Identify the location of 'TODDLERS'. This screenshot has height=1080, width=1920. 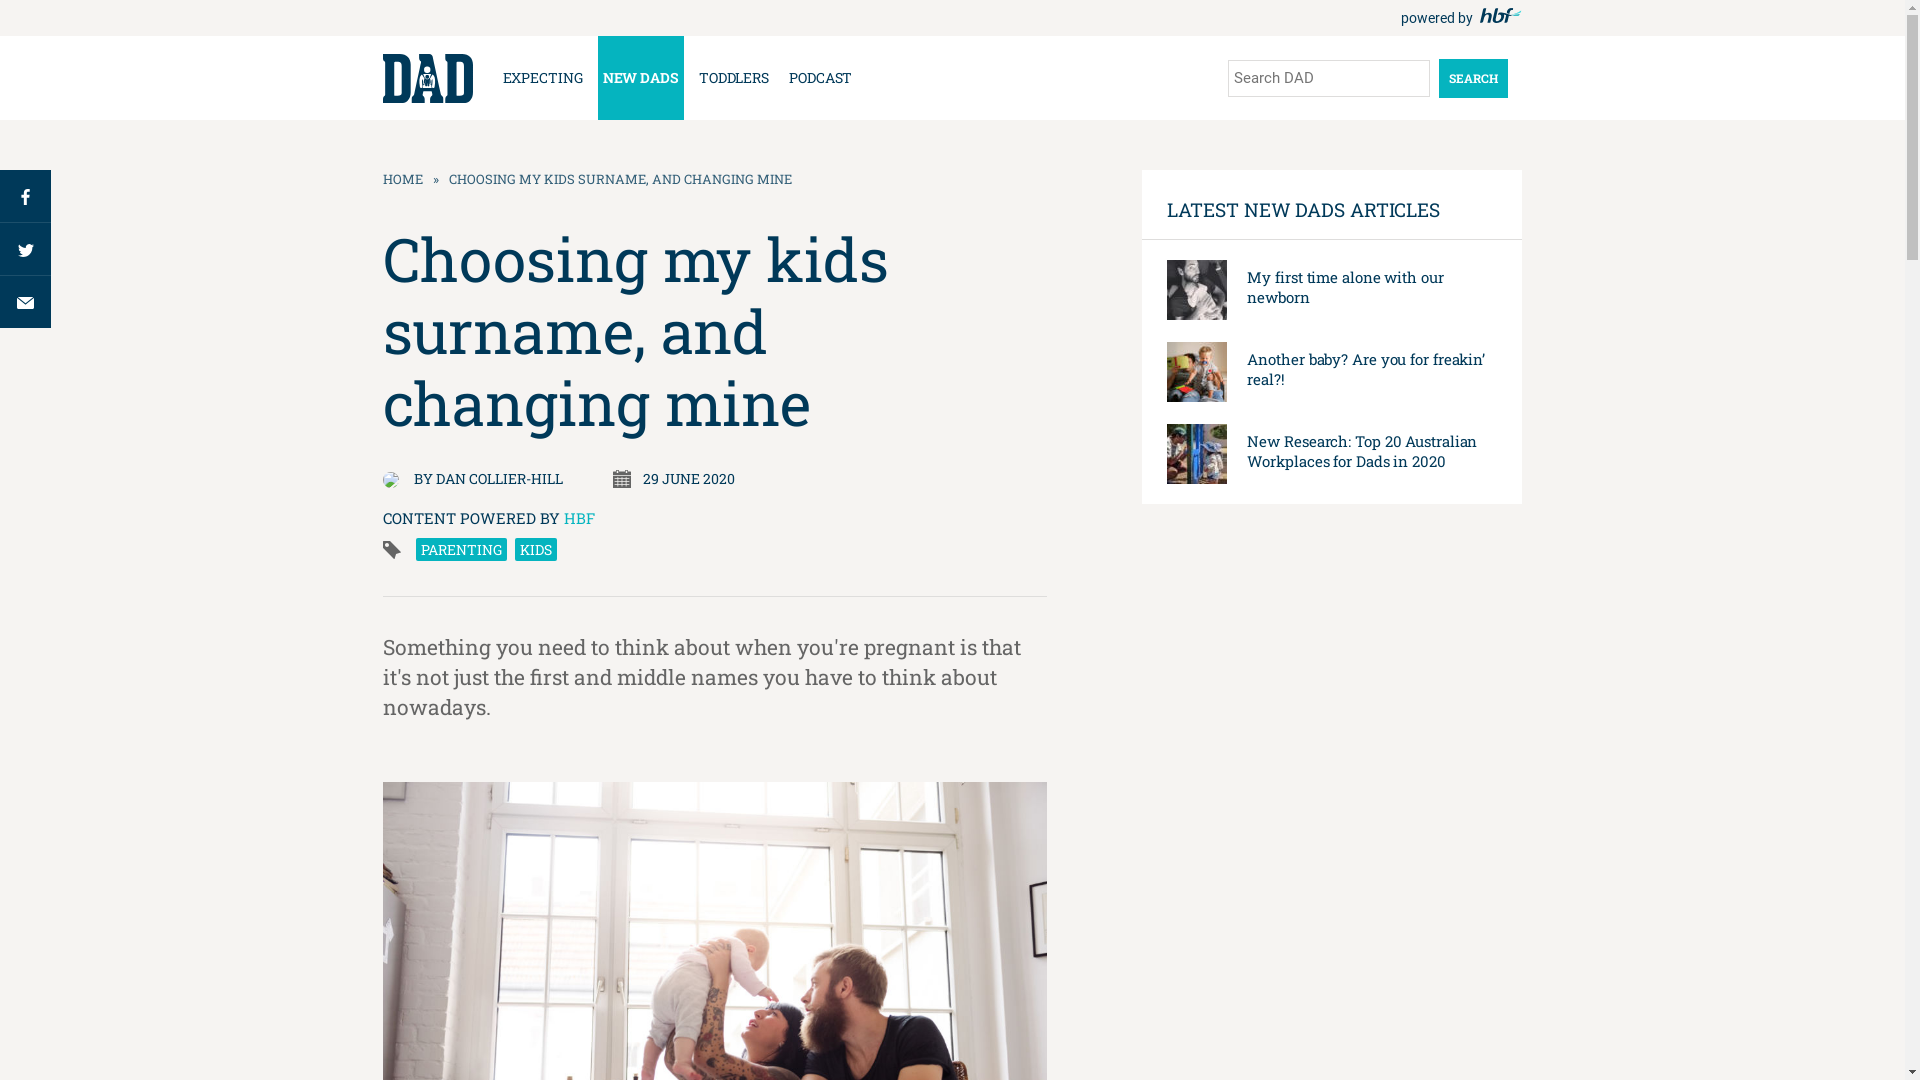
(694, 76).